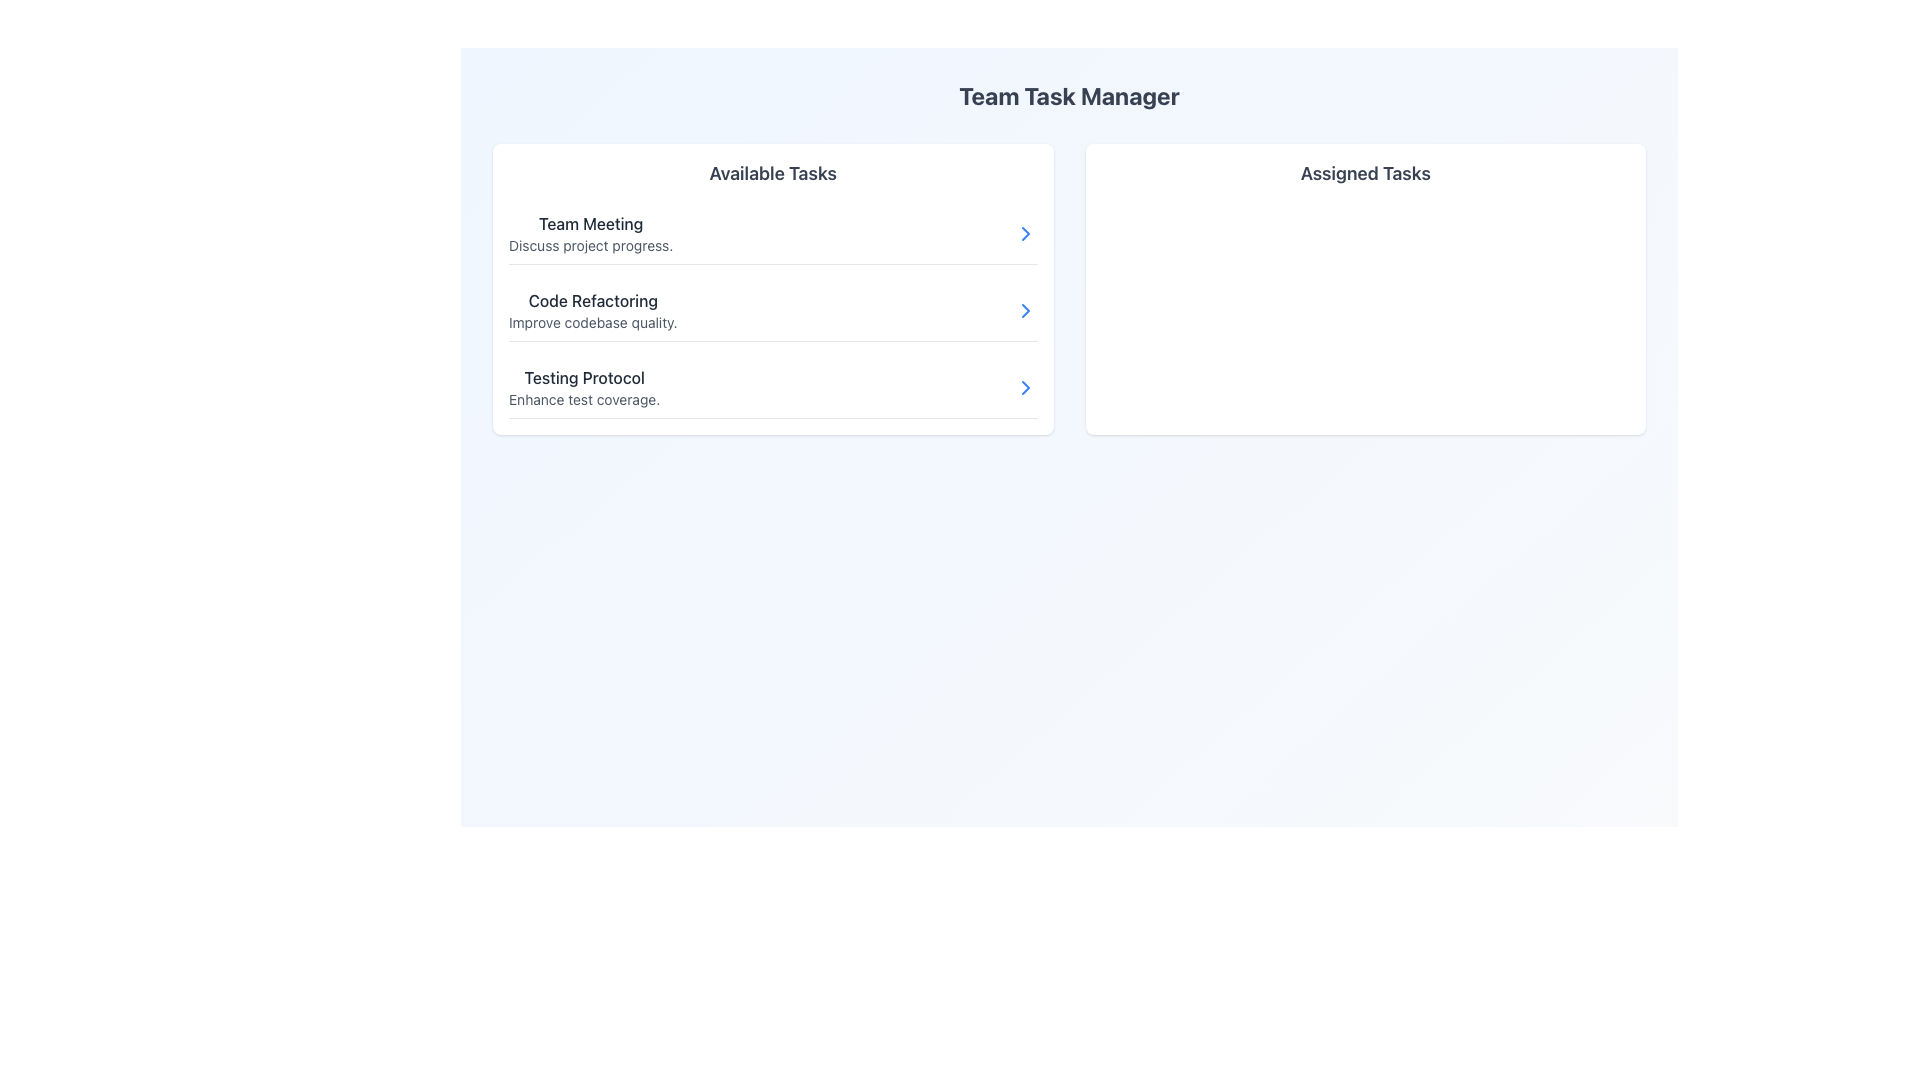 Image resolution: width=1920 pixels, height=1080 pixels. Describe the element at coordinates (1364, 172) in the screenshot. I see `the Text Label that categorizes the content in the card, located at the top right side under 'Team Task Manager'` at that location.